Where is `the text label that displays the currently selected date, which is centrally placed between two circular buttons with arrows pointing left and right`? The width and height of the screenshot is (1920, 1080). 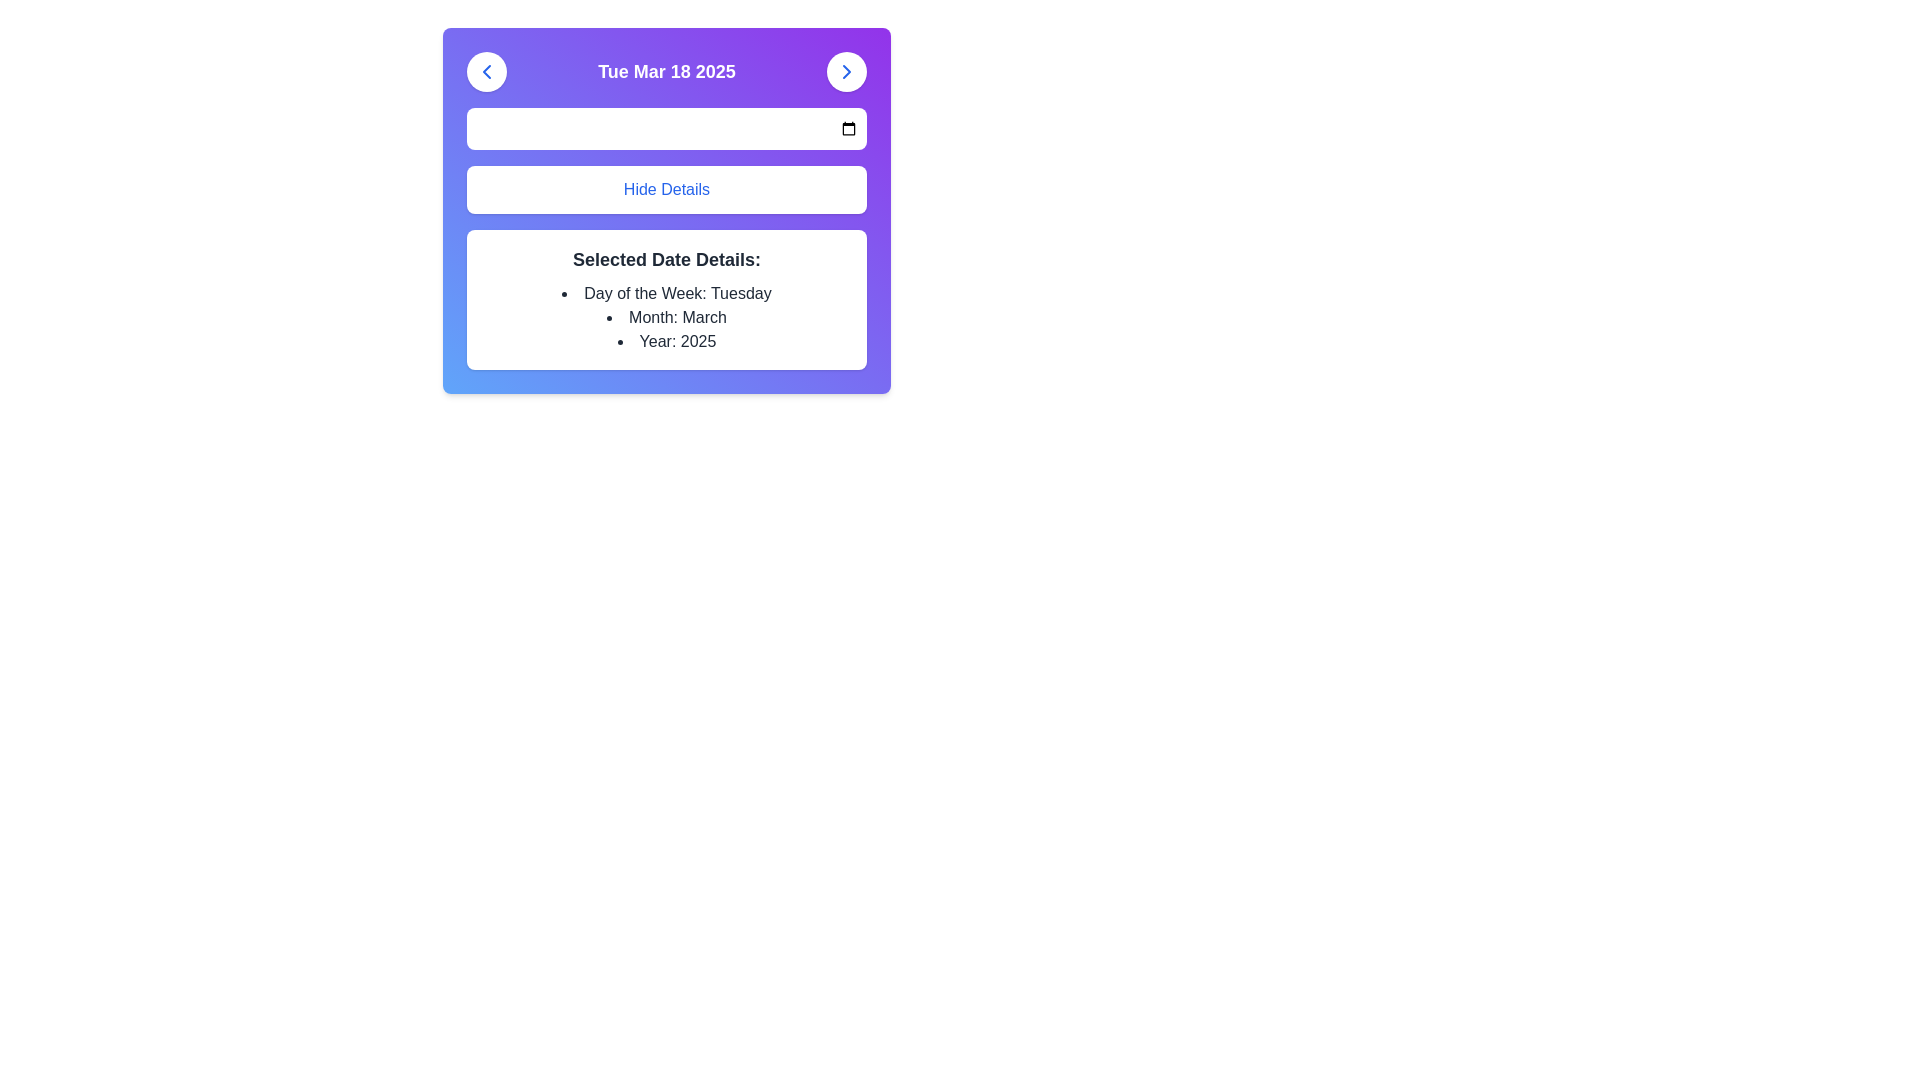 the text label that displays the currently selected date, which is centrally placed between two circular buttons with arrows pointing left and right is located at coordinates (667, 71).